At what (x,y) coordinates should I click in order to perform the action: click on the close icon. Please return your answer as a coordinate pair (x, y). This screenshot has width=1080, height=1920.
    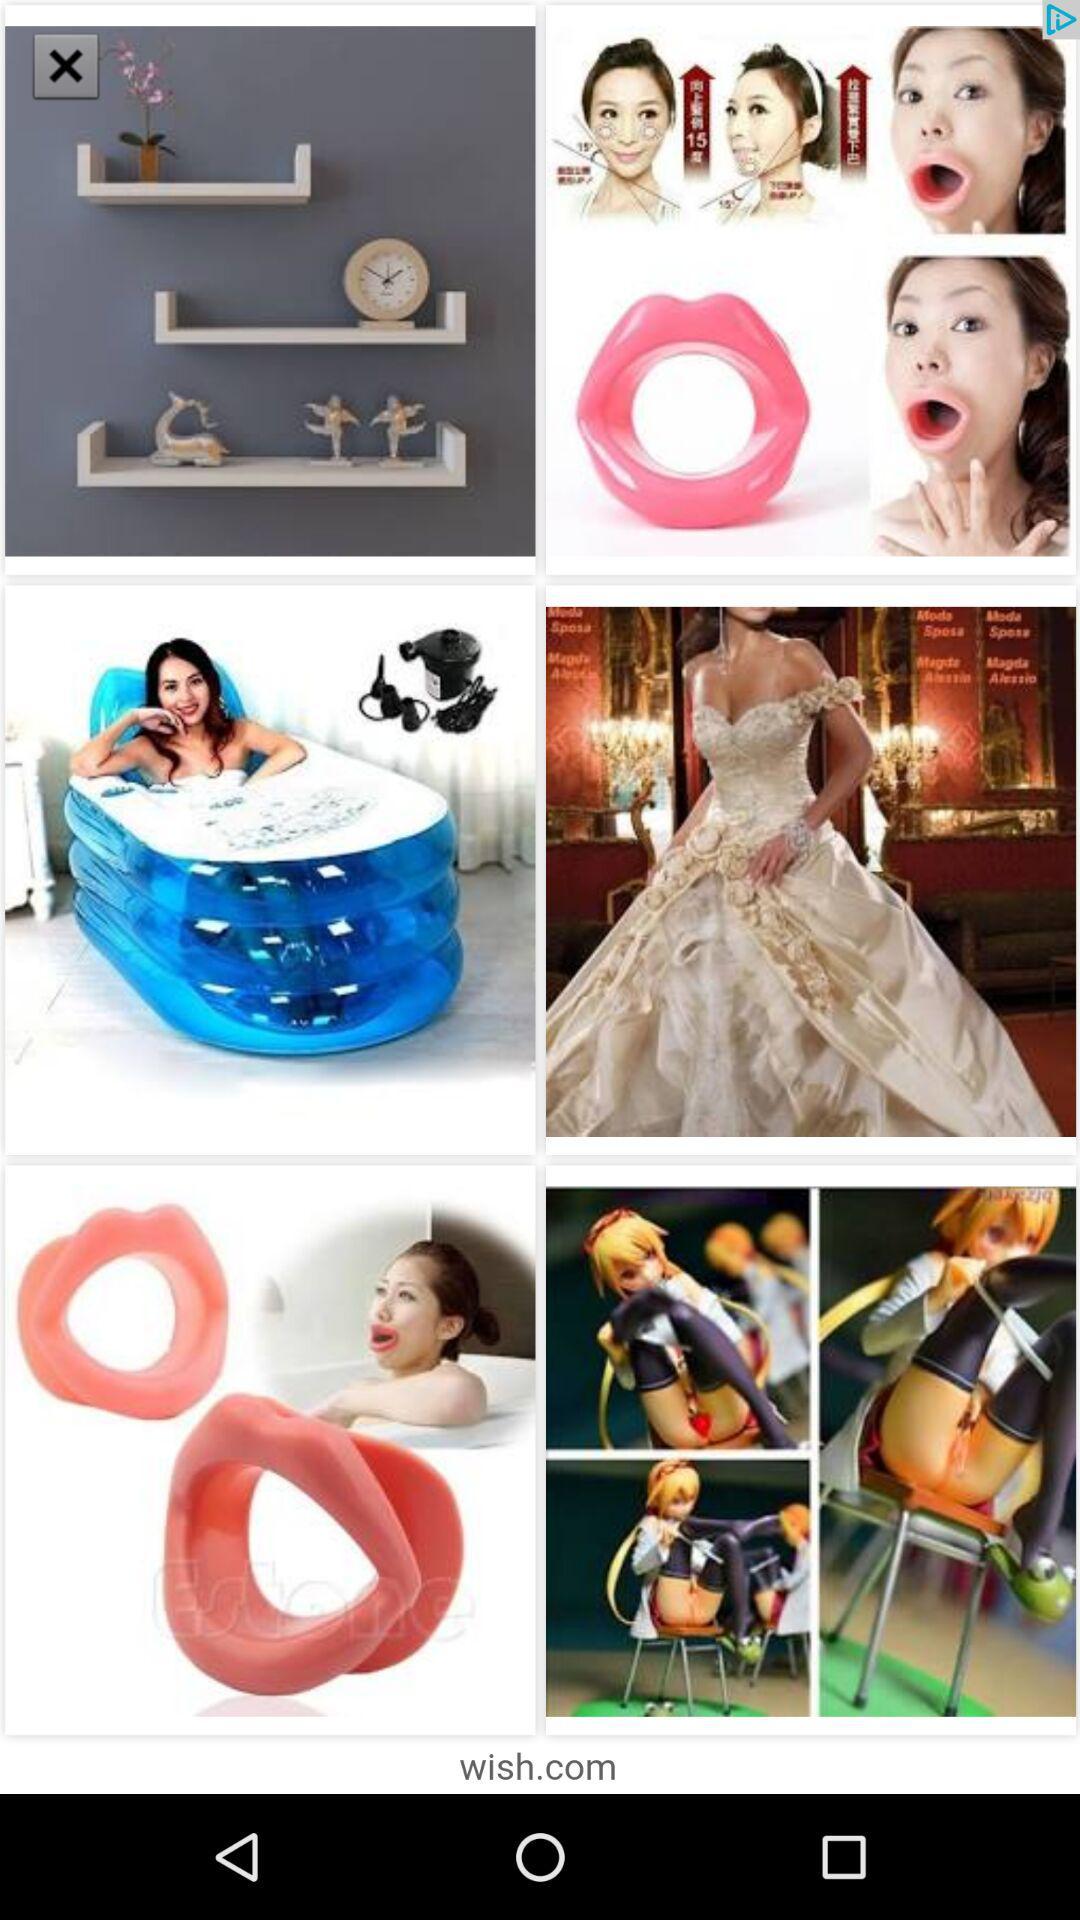
    Looking at the image, I should click on (55, 56).